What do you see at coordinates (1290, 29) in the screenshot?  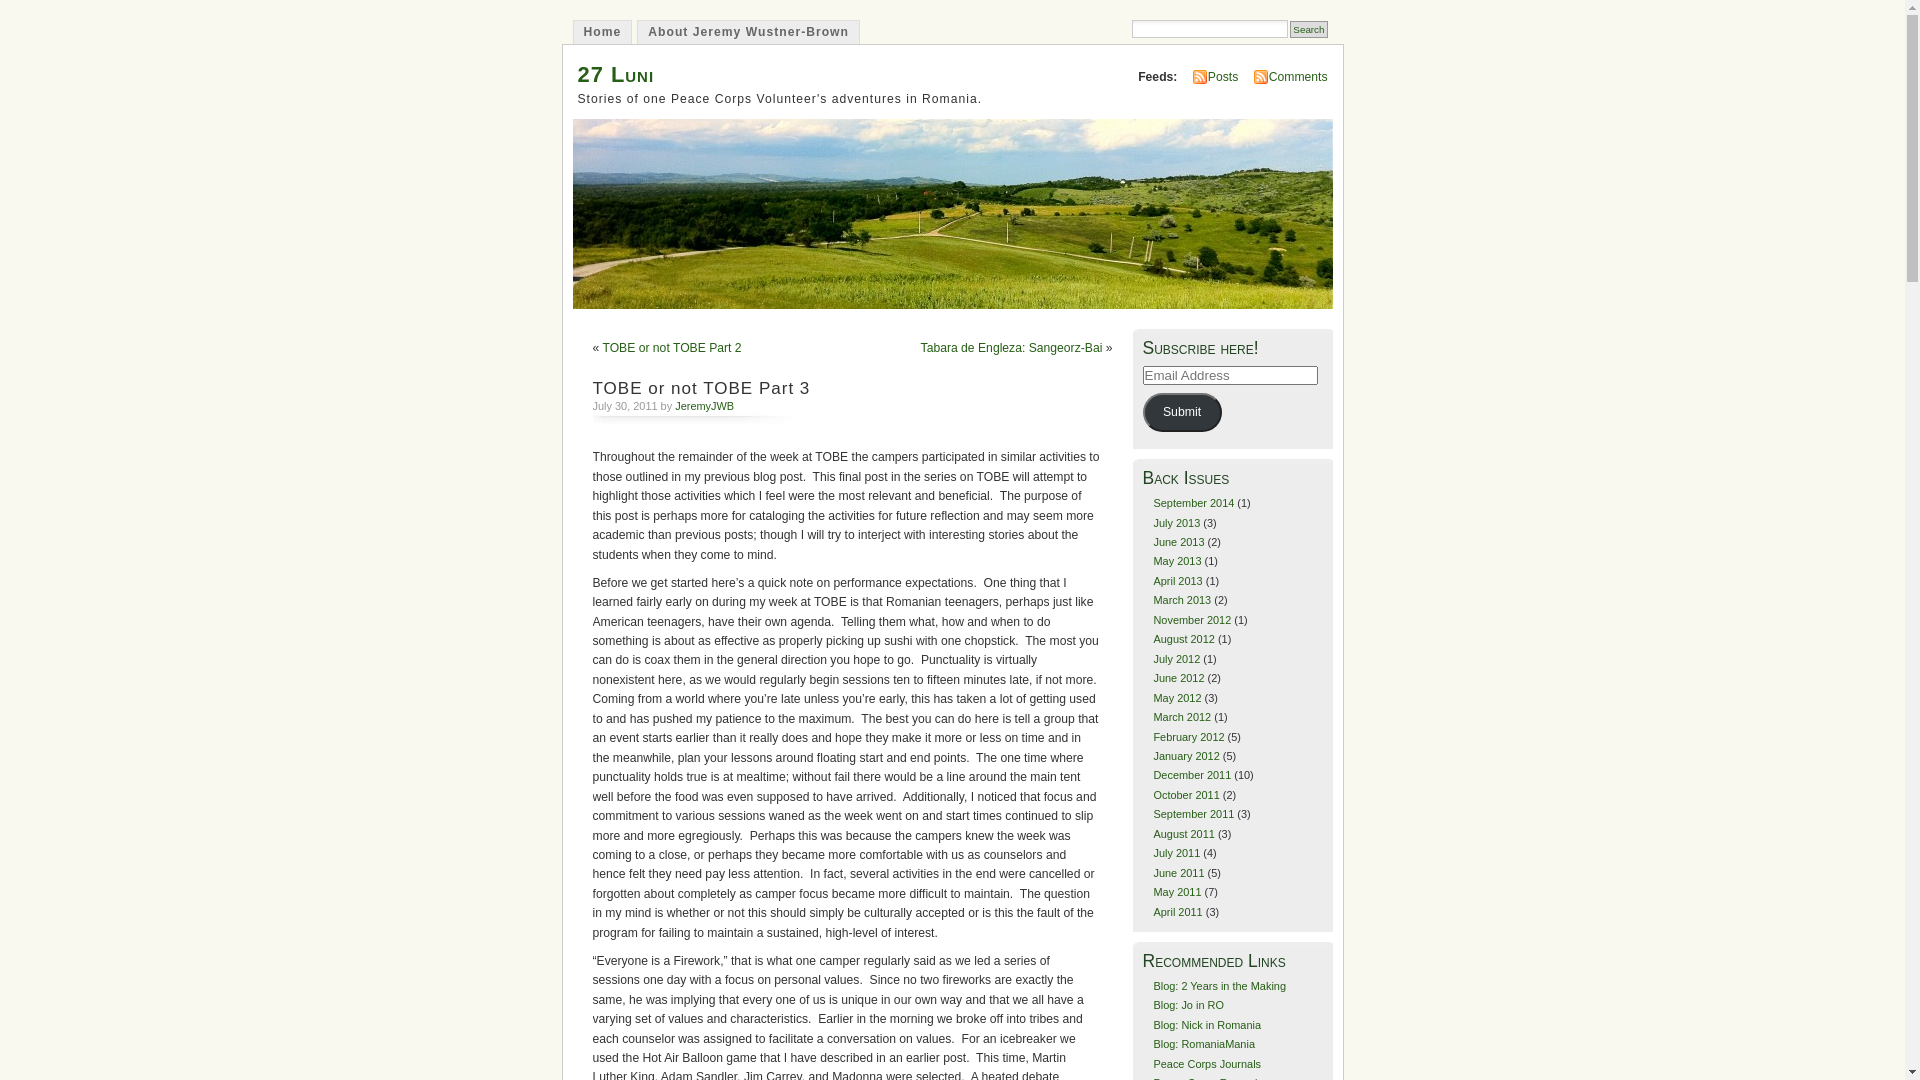 I see `'Search'` at bounding box center [1290, 29].